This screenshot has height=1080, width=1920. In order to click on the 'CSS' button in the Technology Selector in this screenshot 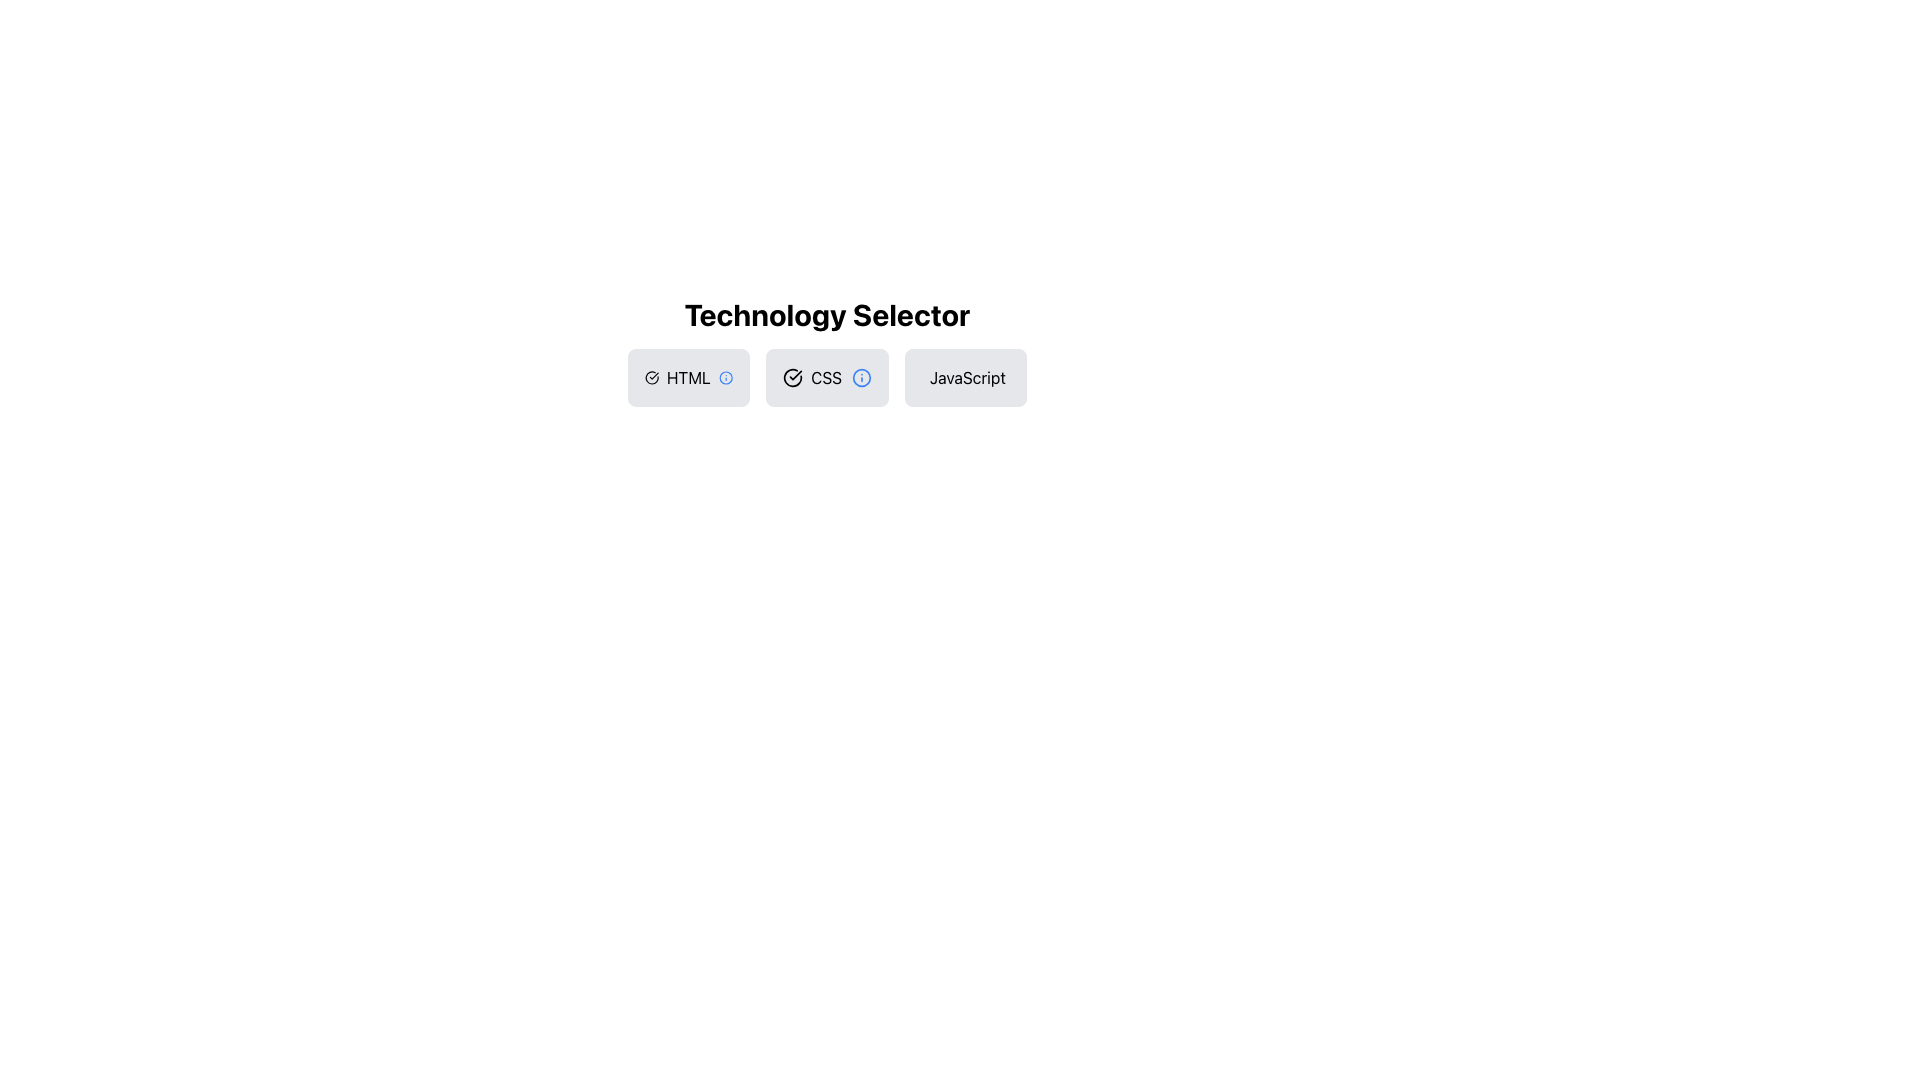, I will do `click(827, 378)`.